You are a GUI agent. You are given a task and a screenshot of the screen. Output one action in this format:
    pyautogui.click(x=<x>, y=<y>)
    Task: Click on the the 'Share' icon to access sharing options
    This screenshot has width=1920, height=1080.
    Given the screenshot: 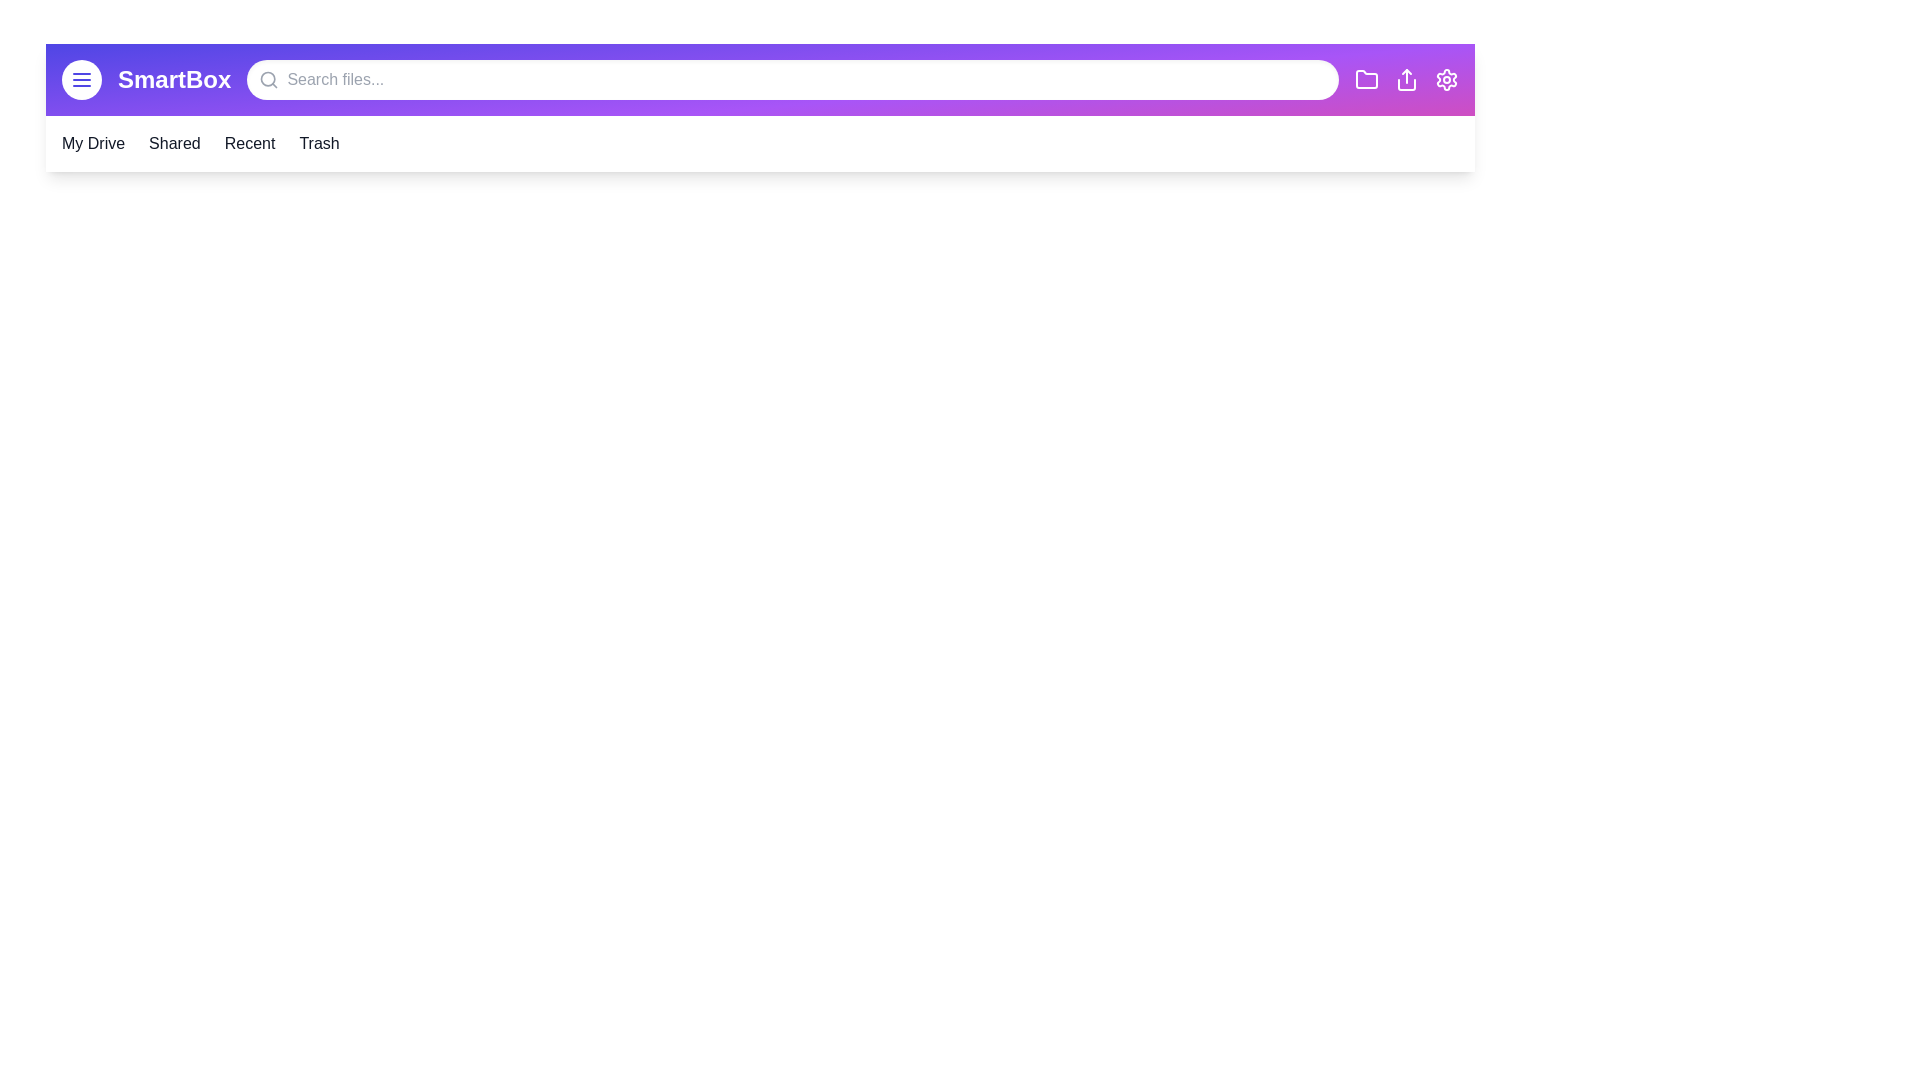 What is the action you would take?
    pyautogui.click(x=1405, y=79)
    